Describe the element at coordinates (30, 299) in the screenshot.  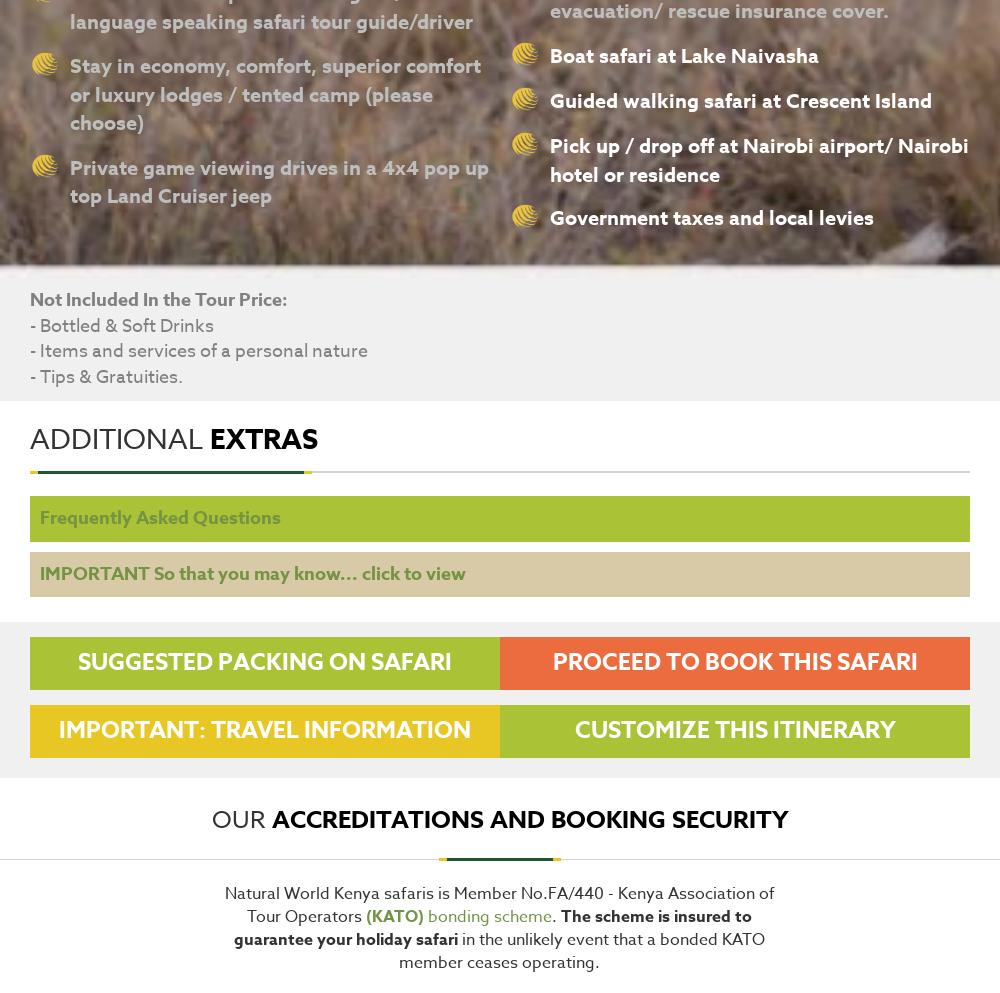
I see `'Not Included In the Tour Price:'` at that location.